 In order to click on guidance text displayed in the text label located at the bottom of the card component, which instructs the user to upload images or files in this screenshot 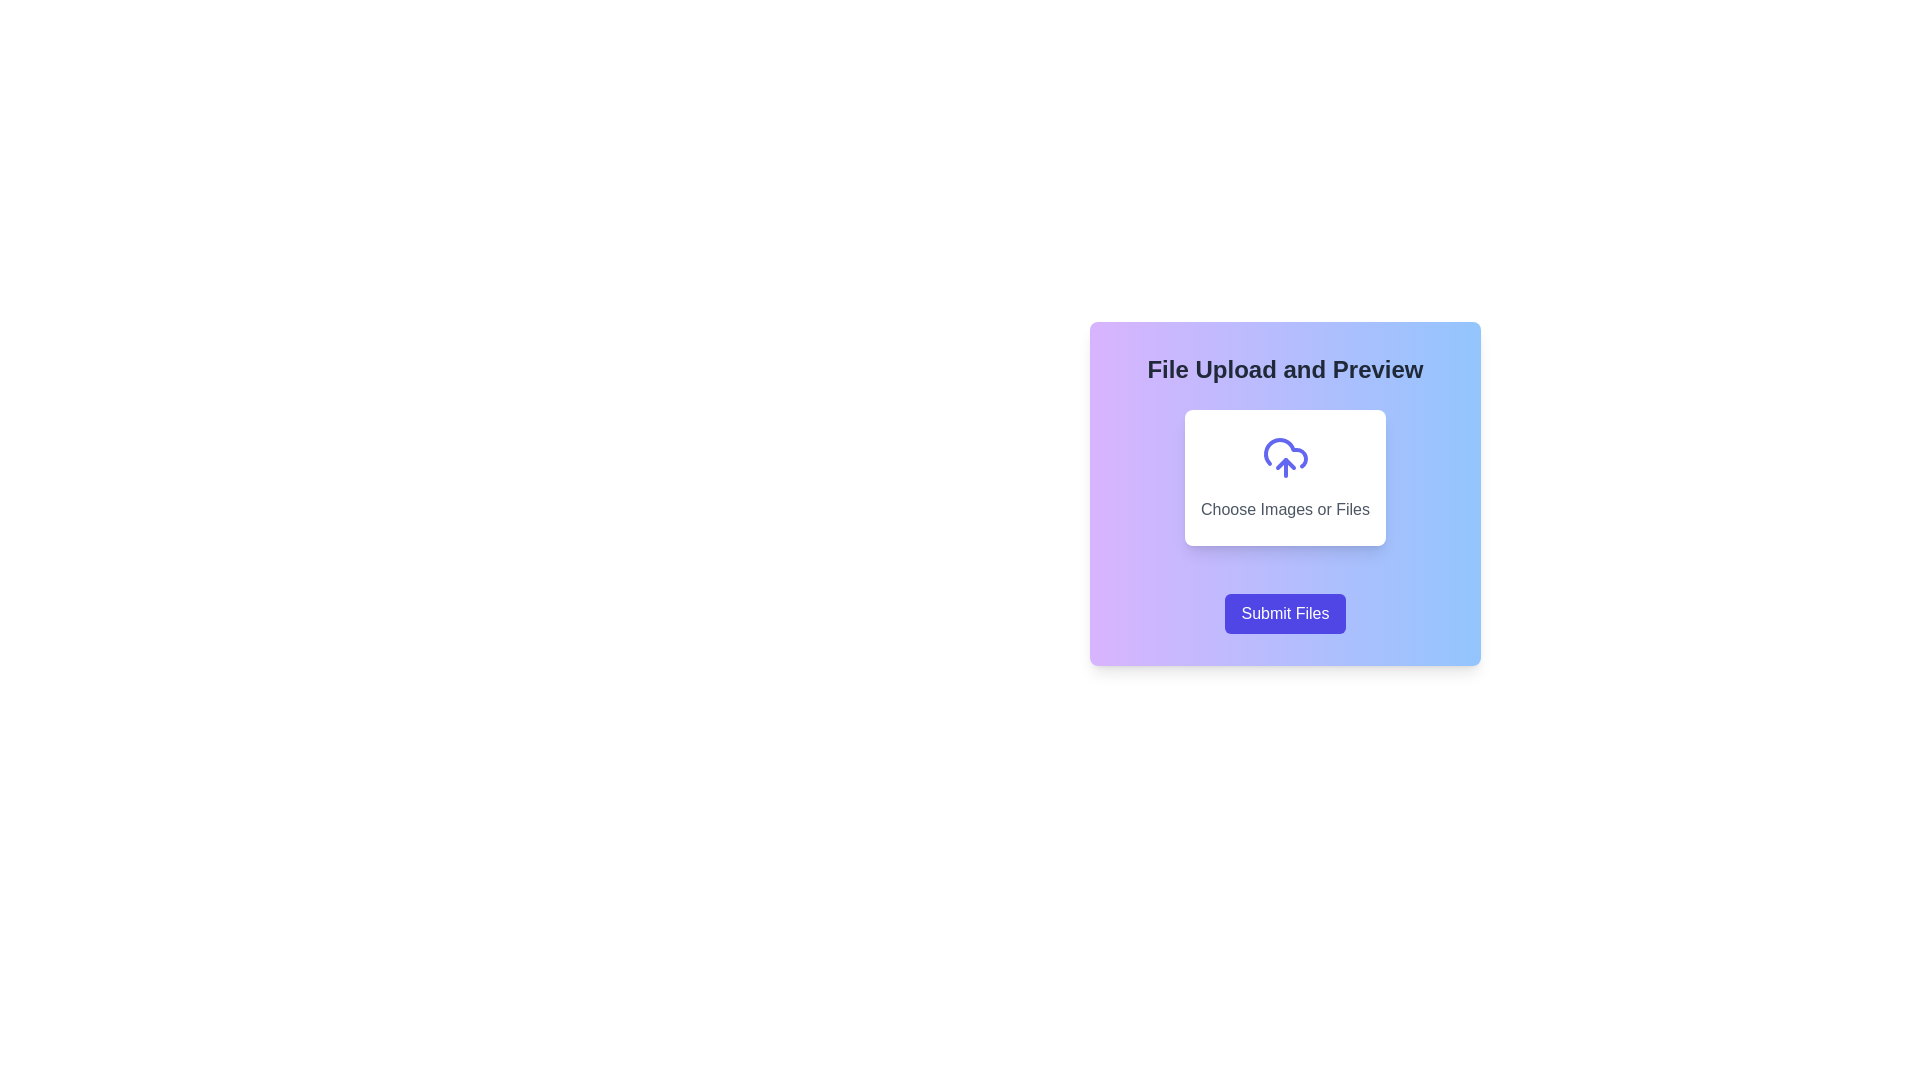, I will do `click(1285, 508)`.